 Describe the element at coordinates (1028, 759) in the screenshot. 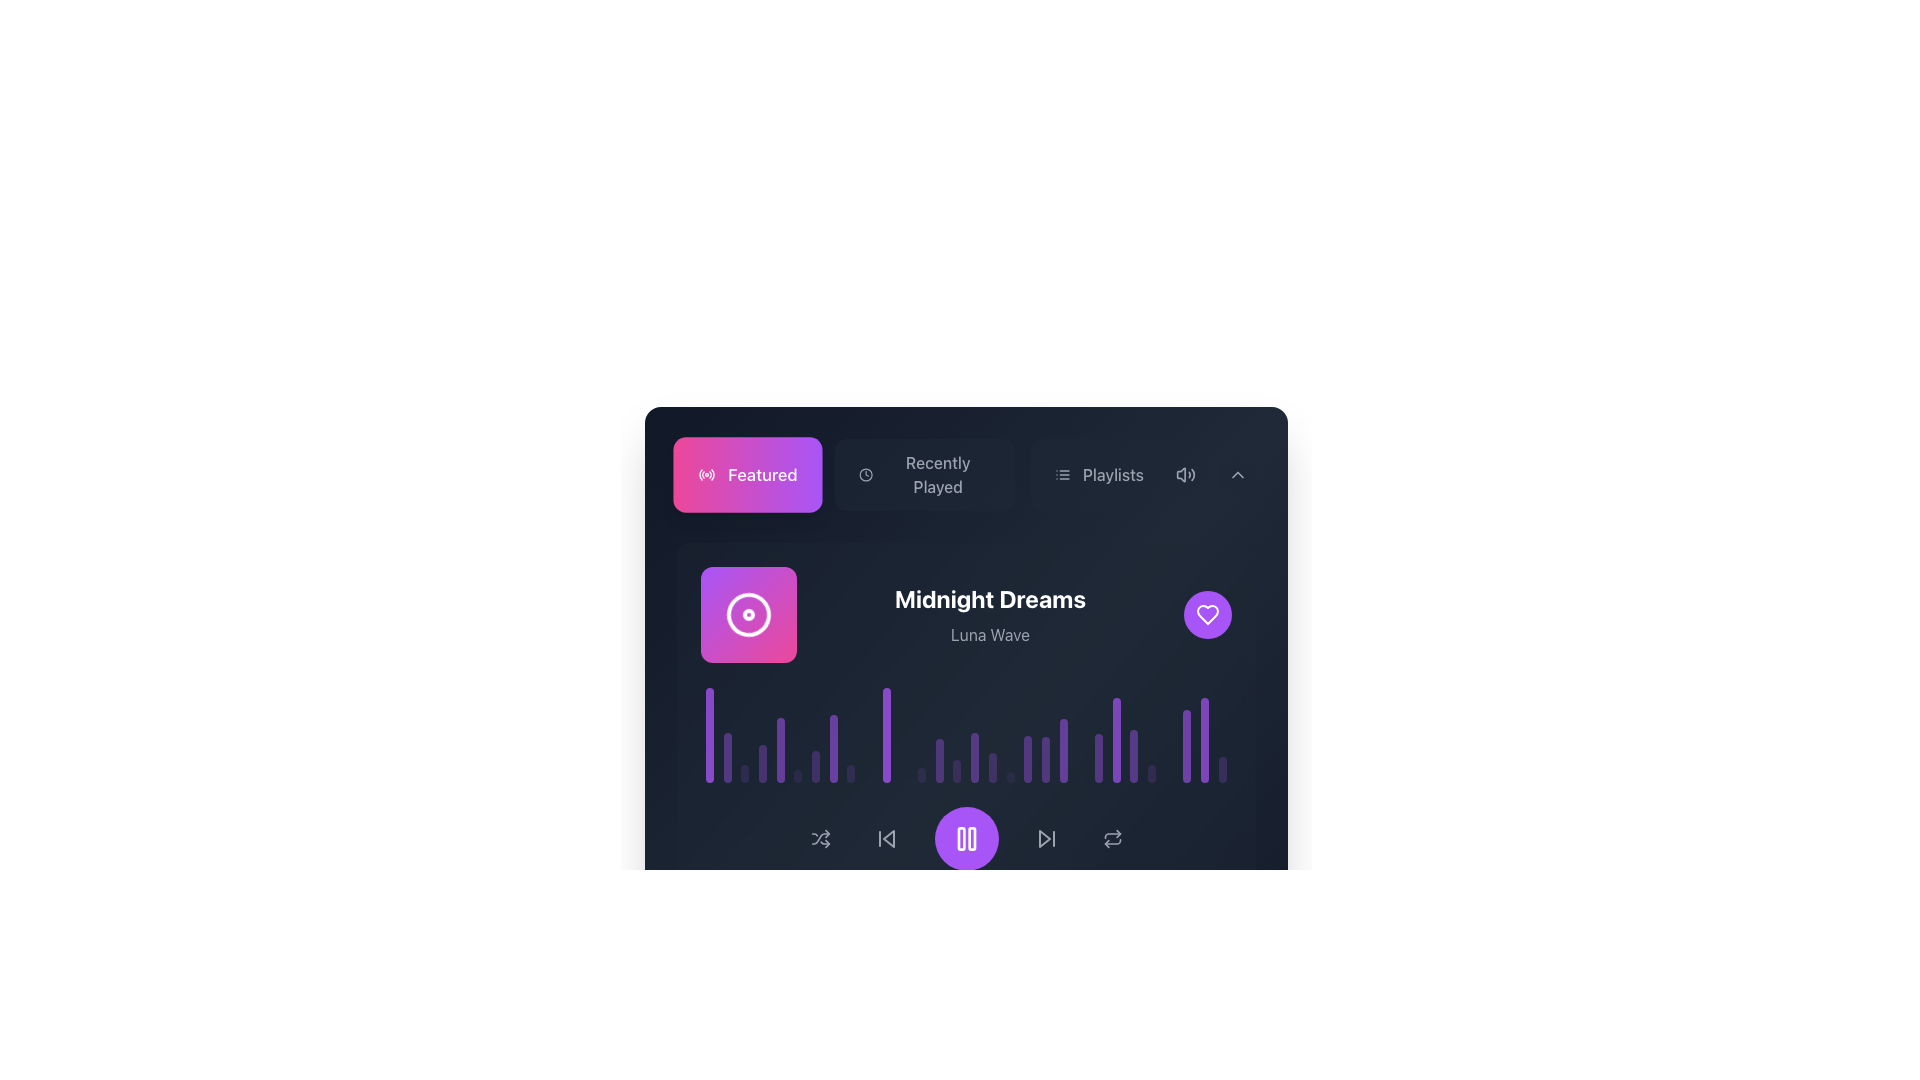

I see `the seventeenth bar in the music equalizer graphical visualization, which is located centrally in the lower part of the interface, below the song title and above playback controls` at that location.